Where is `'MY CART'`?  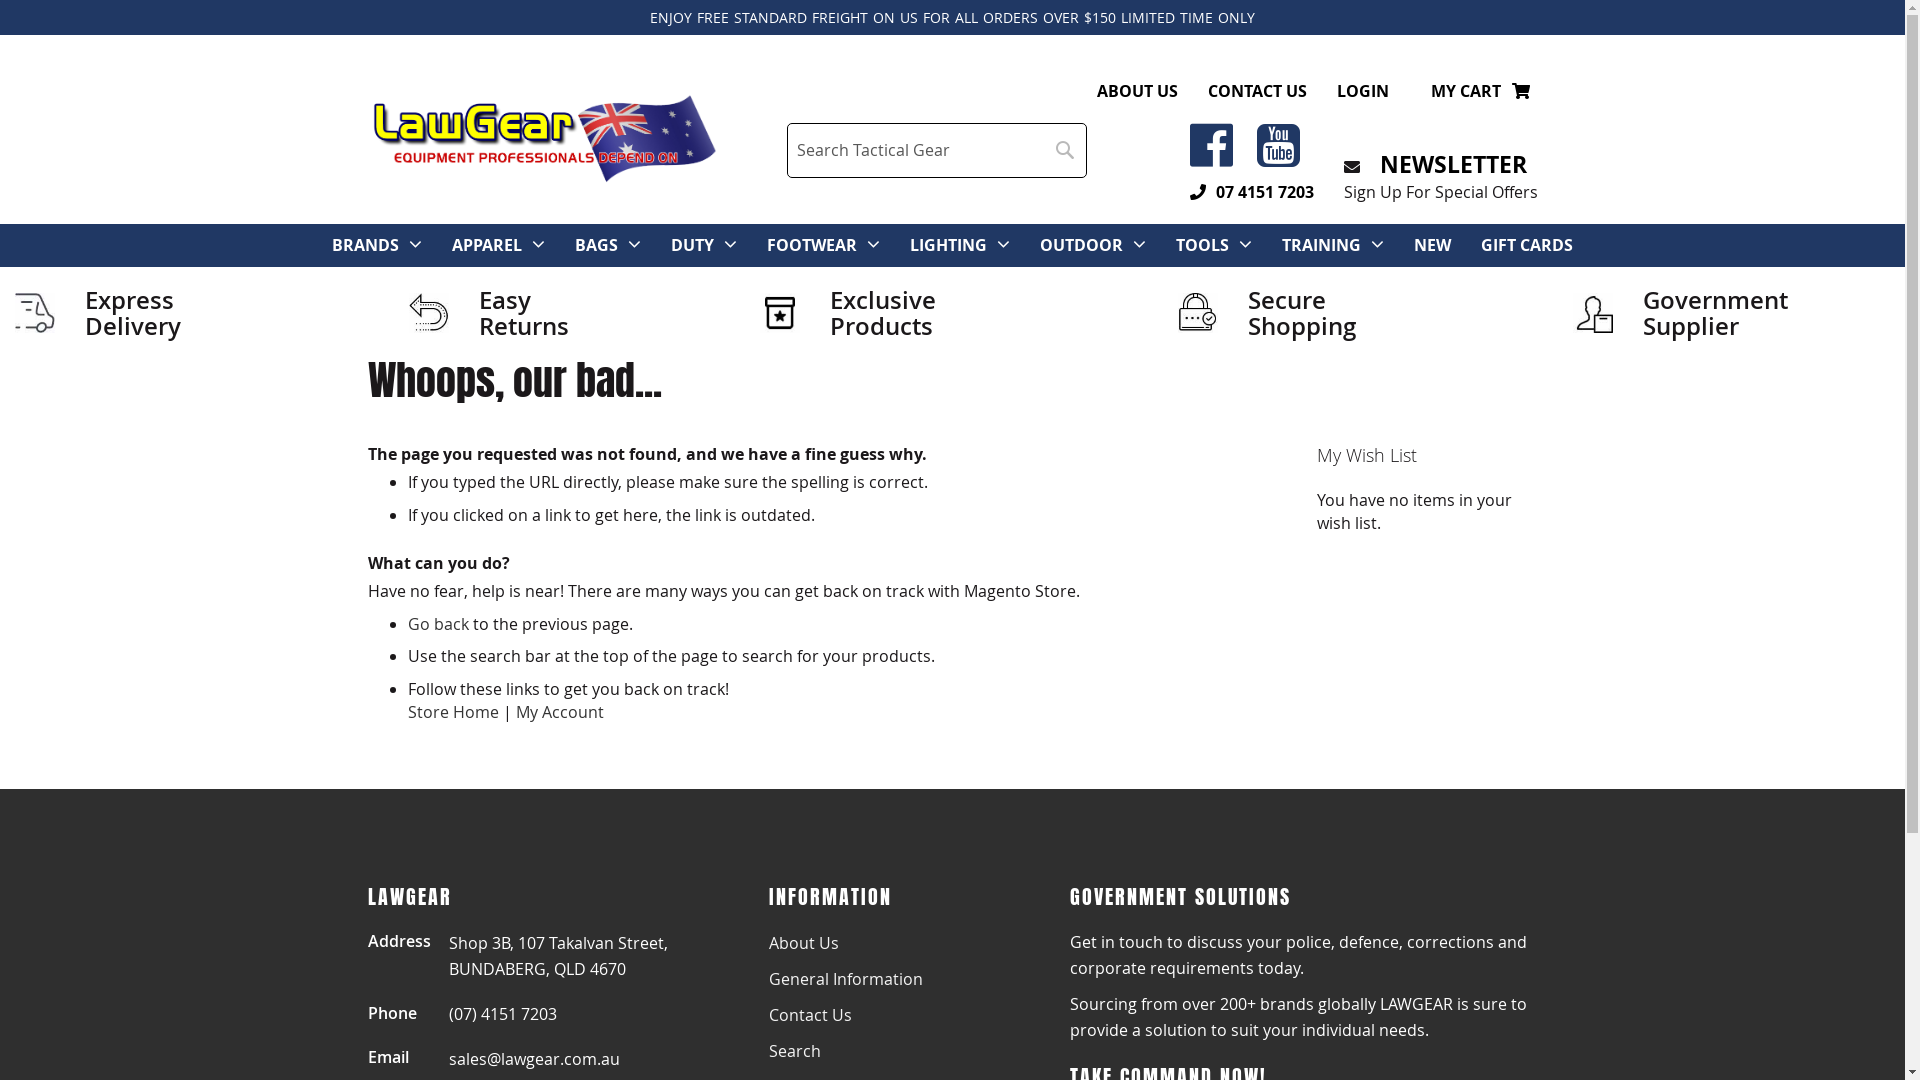
'MY CART' is located at coordinates (1430, 91).